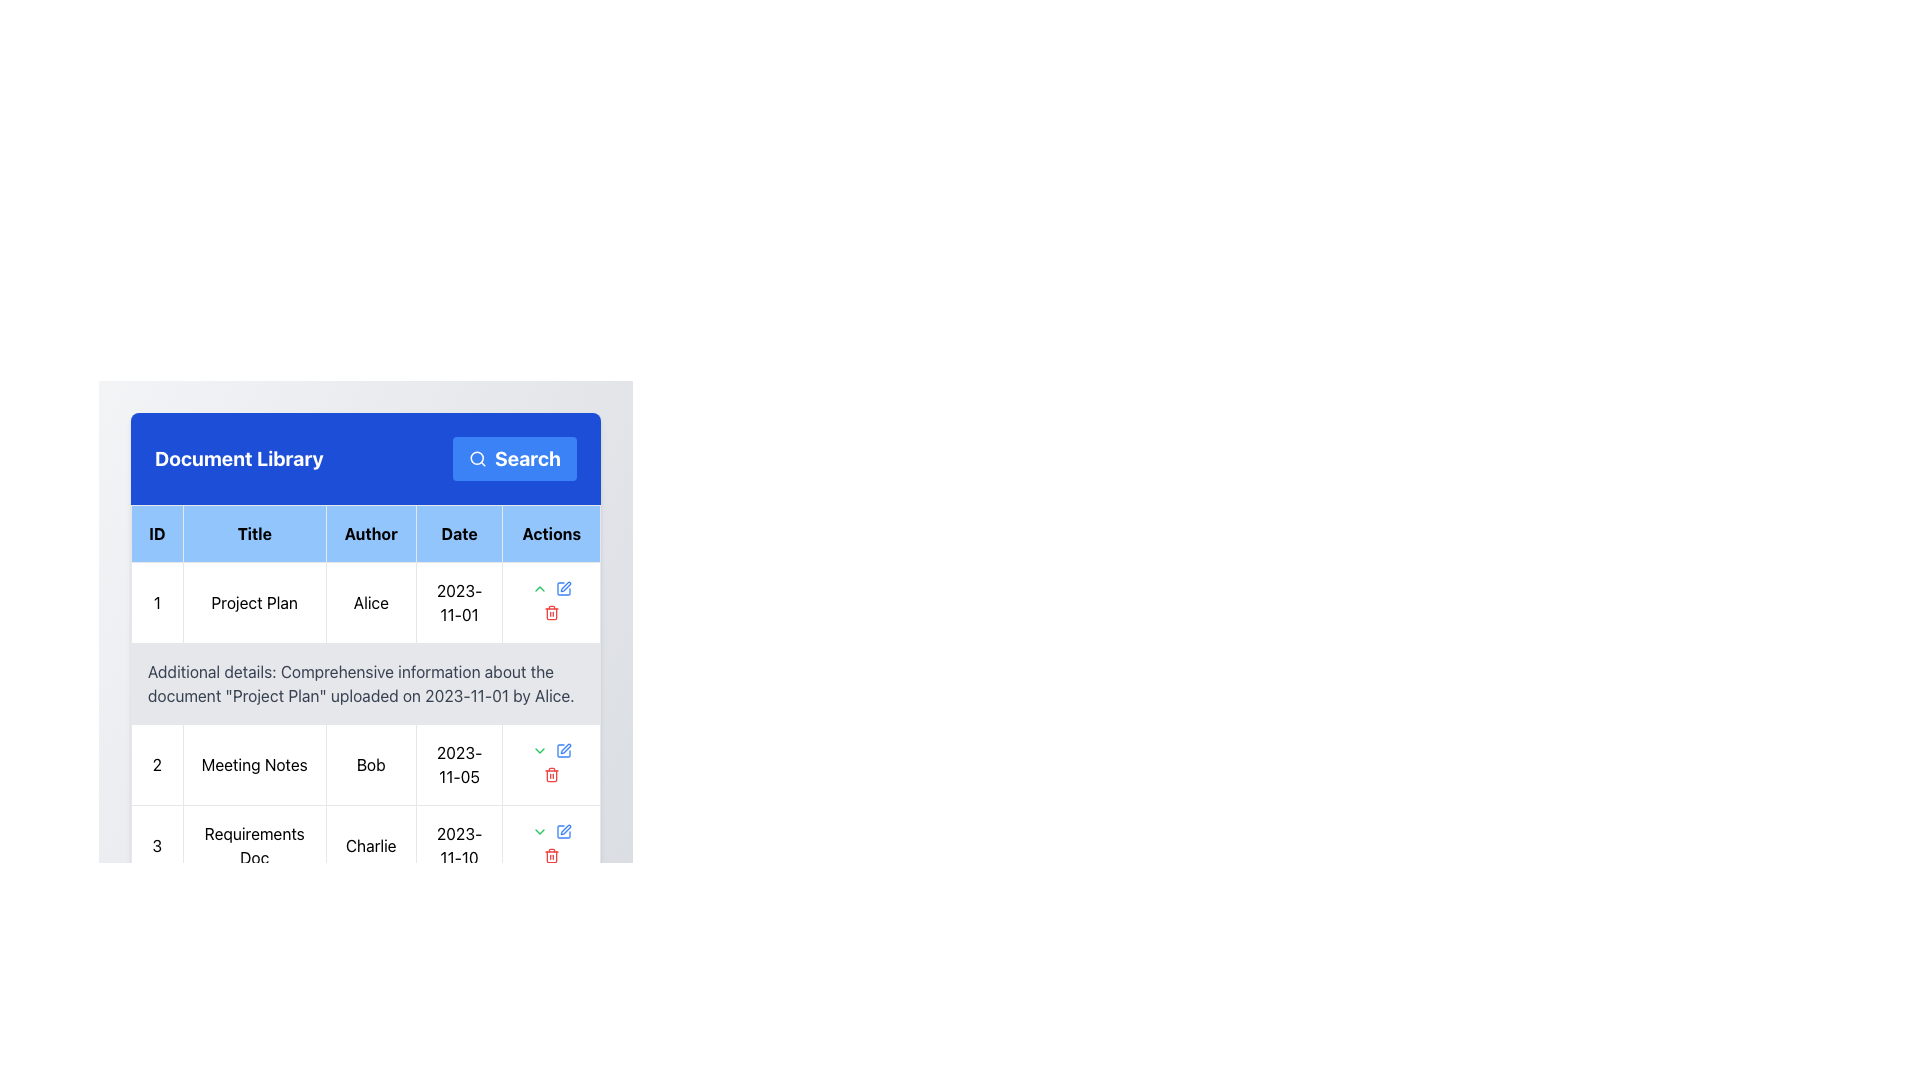 This screenshot has height=1080, width=1920. What do you see at coordinates (476, 459) in the screenshot?
I see `the magnifying glass icon located at the leftmost part of the blue 'Search' button in the header of the 'Document Library' interface` at bounding box center [476, 459].